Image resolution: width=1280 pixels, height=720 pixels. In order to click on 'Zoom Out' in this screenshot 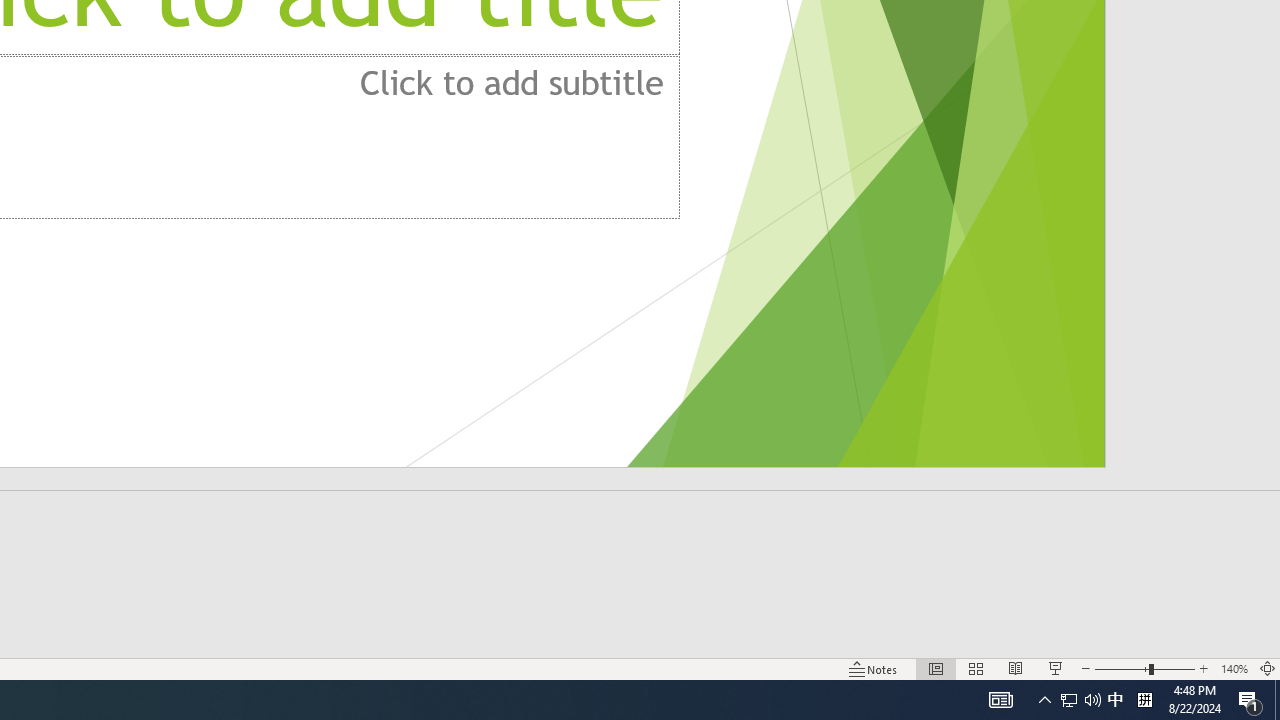, I will do `click(1121, 669)`.